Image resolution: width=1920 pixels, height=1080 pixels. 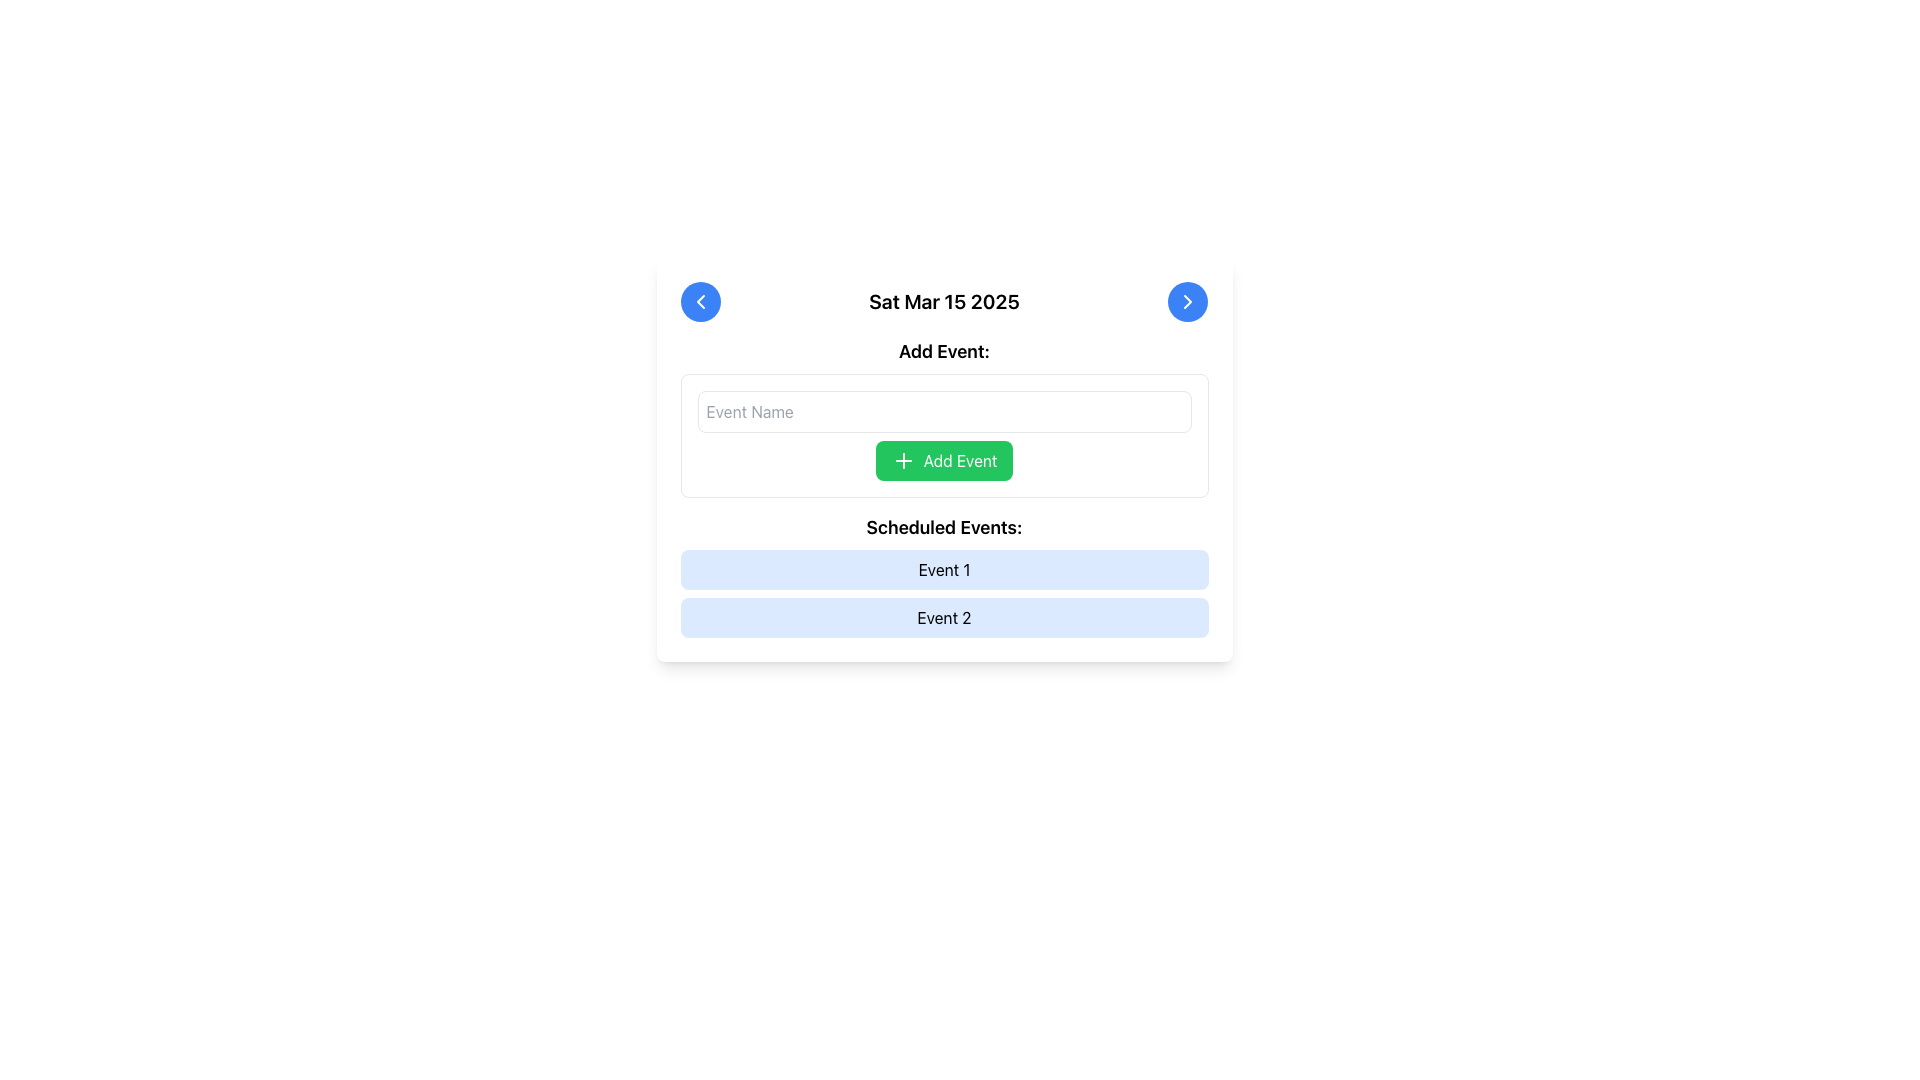 What do you see at coordinates (700, 301) in the screenshot?
I see `the navigation button located at the top-left corner of the 'Sat Mar 15 2025' section` at bounding box center [700, 301].